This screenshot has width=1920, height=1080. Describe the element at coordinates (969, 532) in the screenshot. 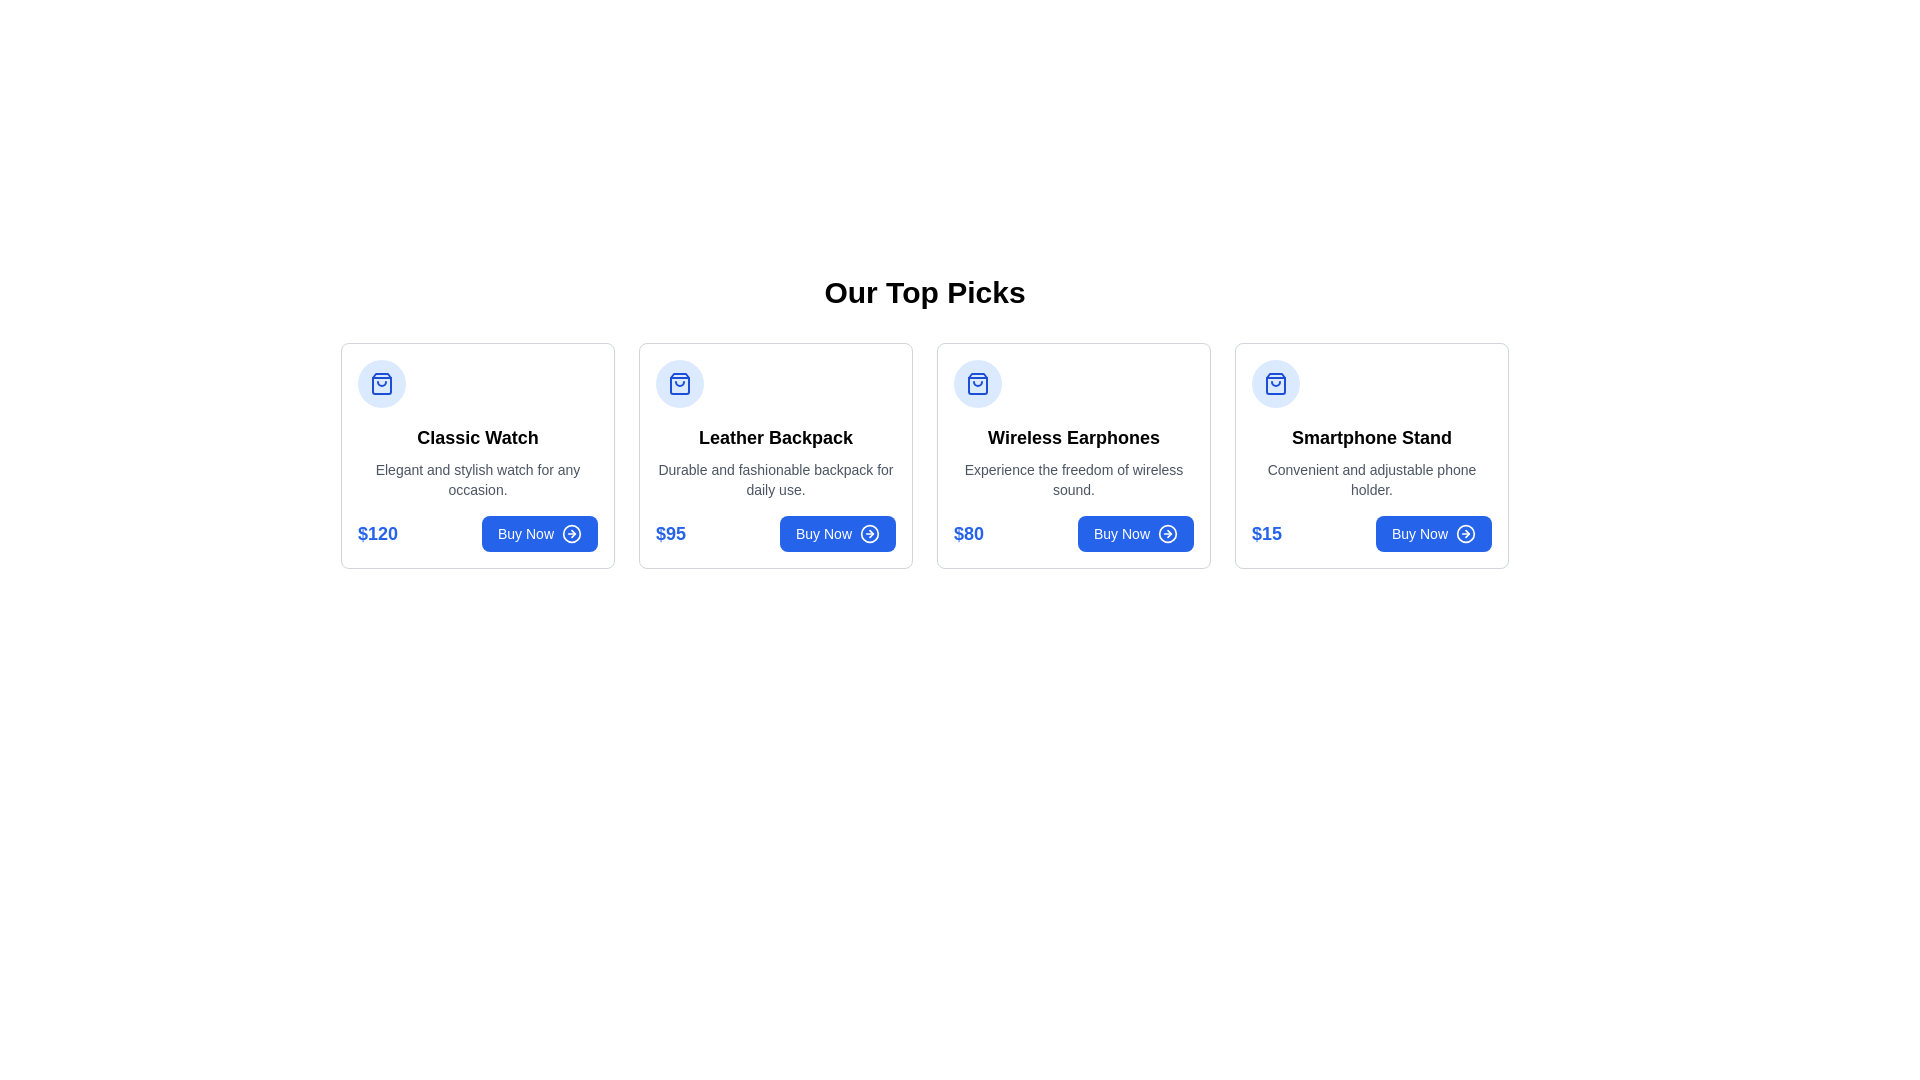

I see `the static text displaying '$80' in a bold and large blue font, which is part of the 'Wireless Earphones' product card` at that location.